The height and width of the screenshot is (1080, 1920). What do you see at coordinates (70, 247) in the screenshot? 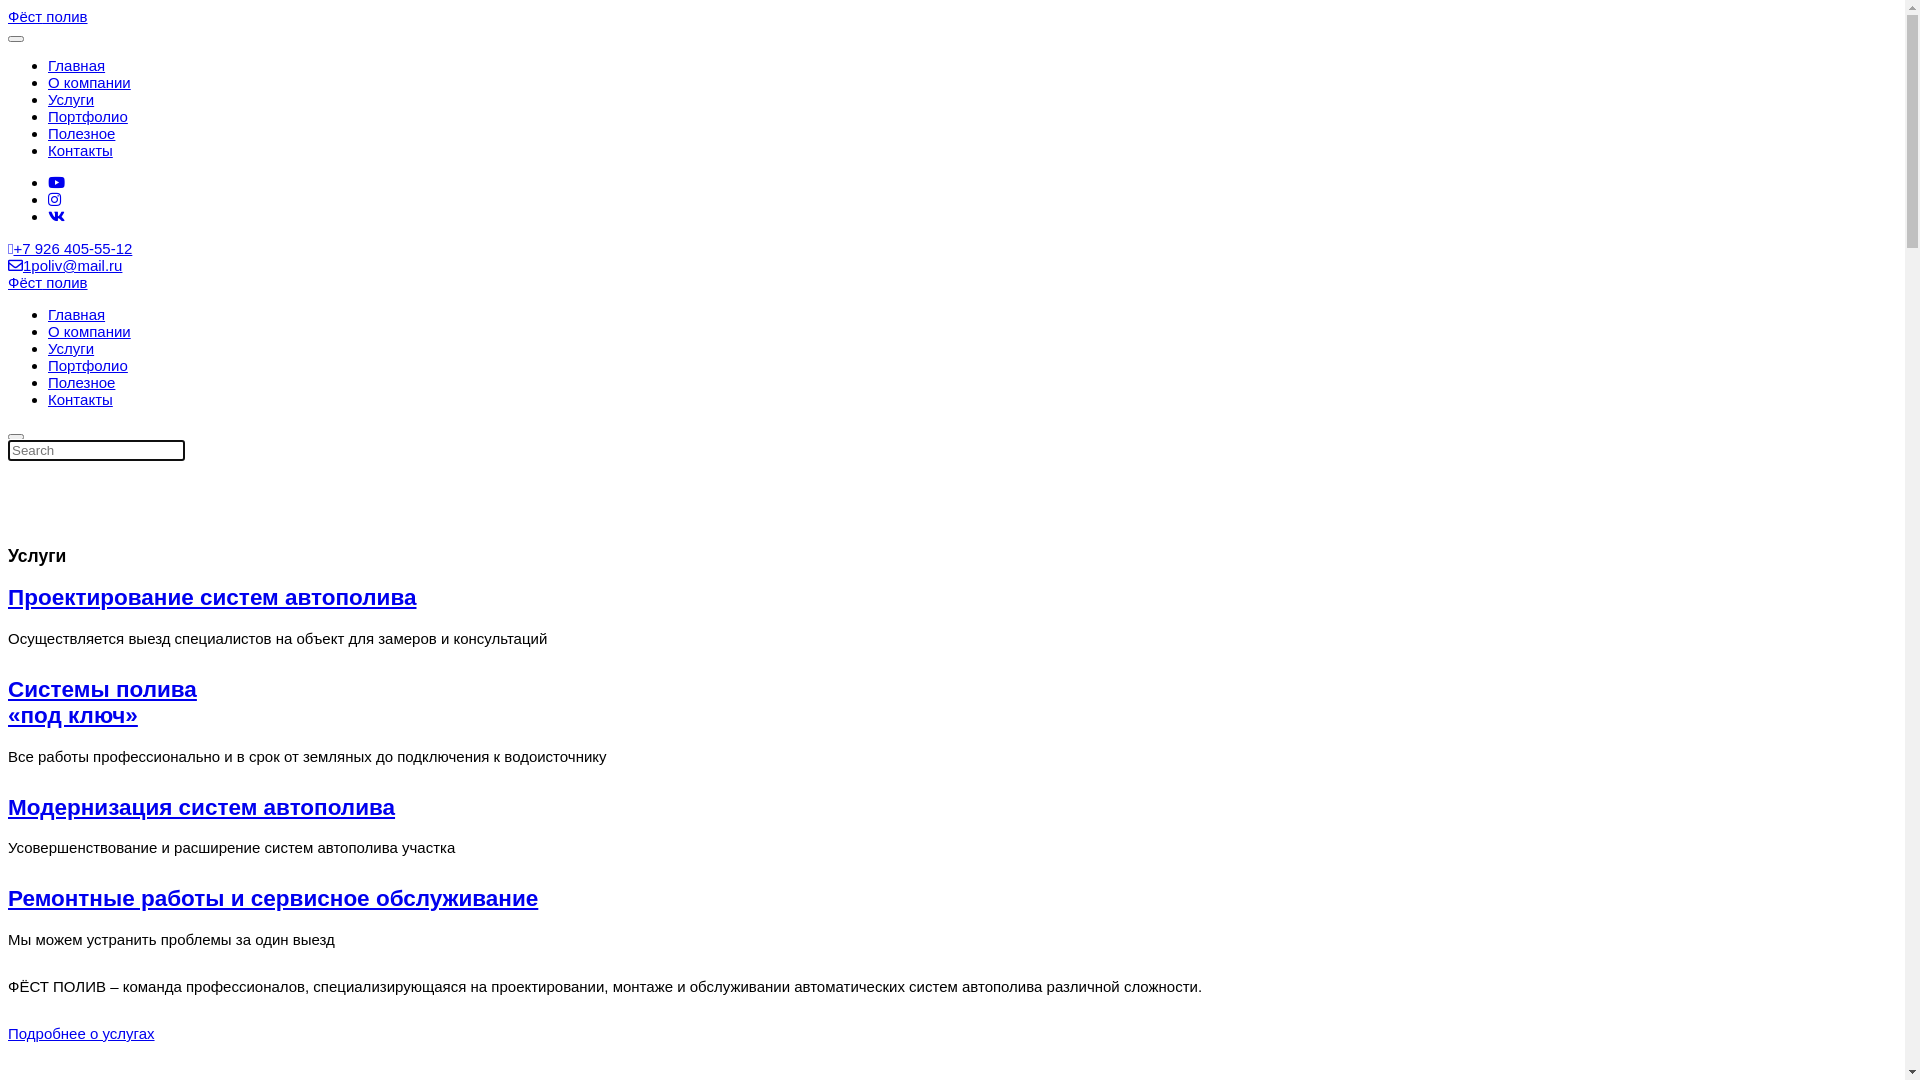
I see `'+7 926 405-55-12'` at bounding box center [70, 247].